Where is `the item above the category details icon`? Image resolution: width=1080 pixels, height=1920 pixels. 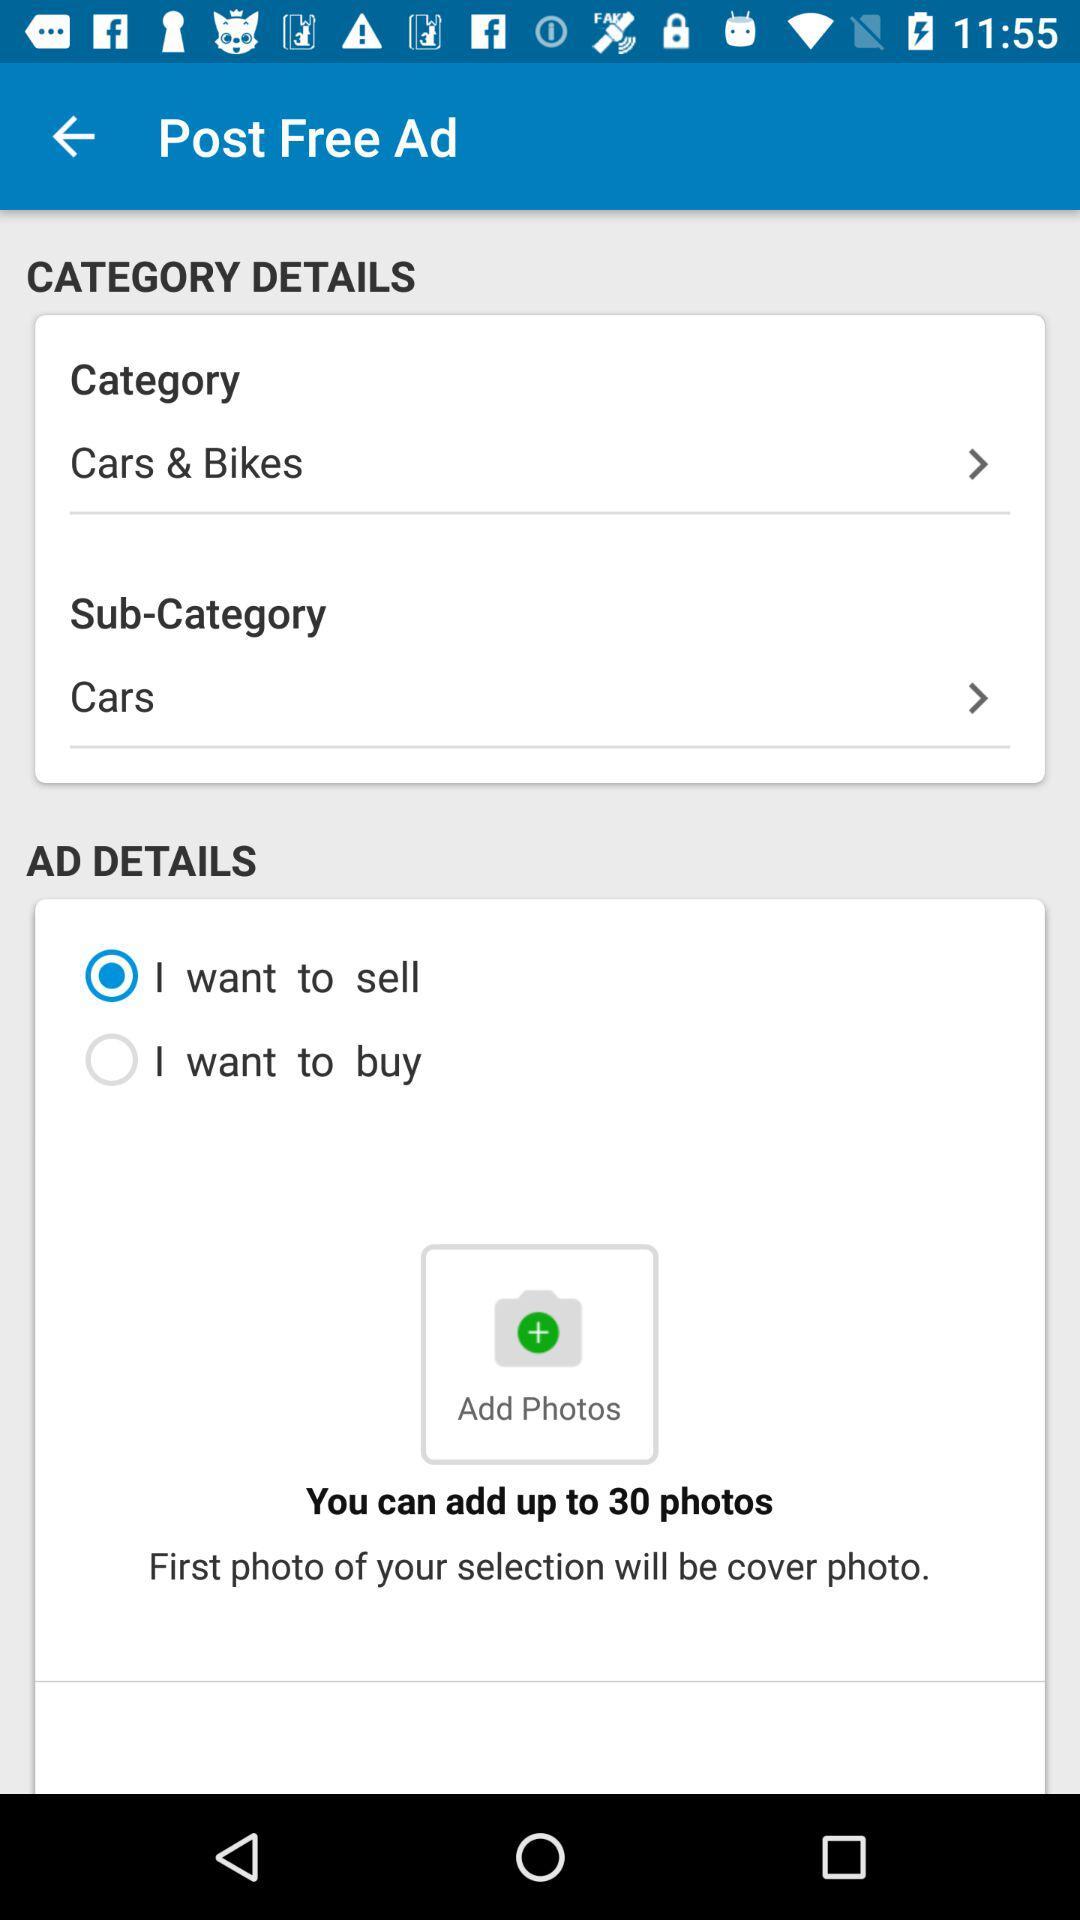
the item above the category details icon is located at coordinates (72, 135).